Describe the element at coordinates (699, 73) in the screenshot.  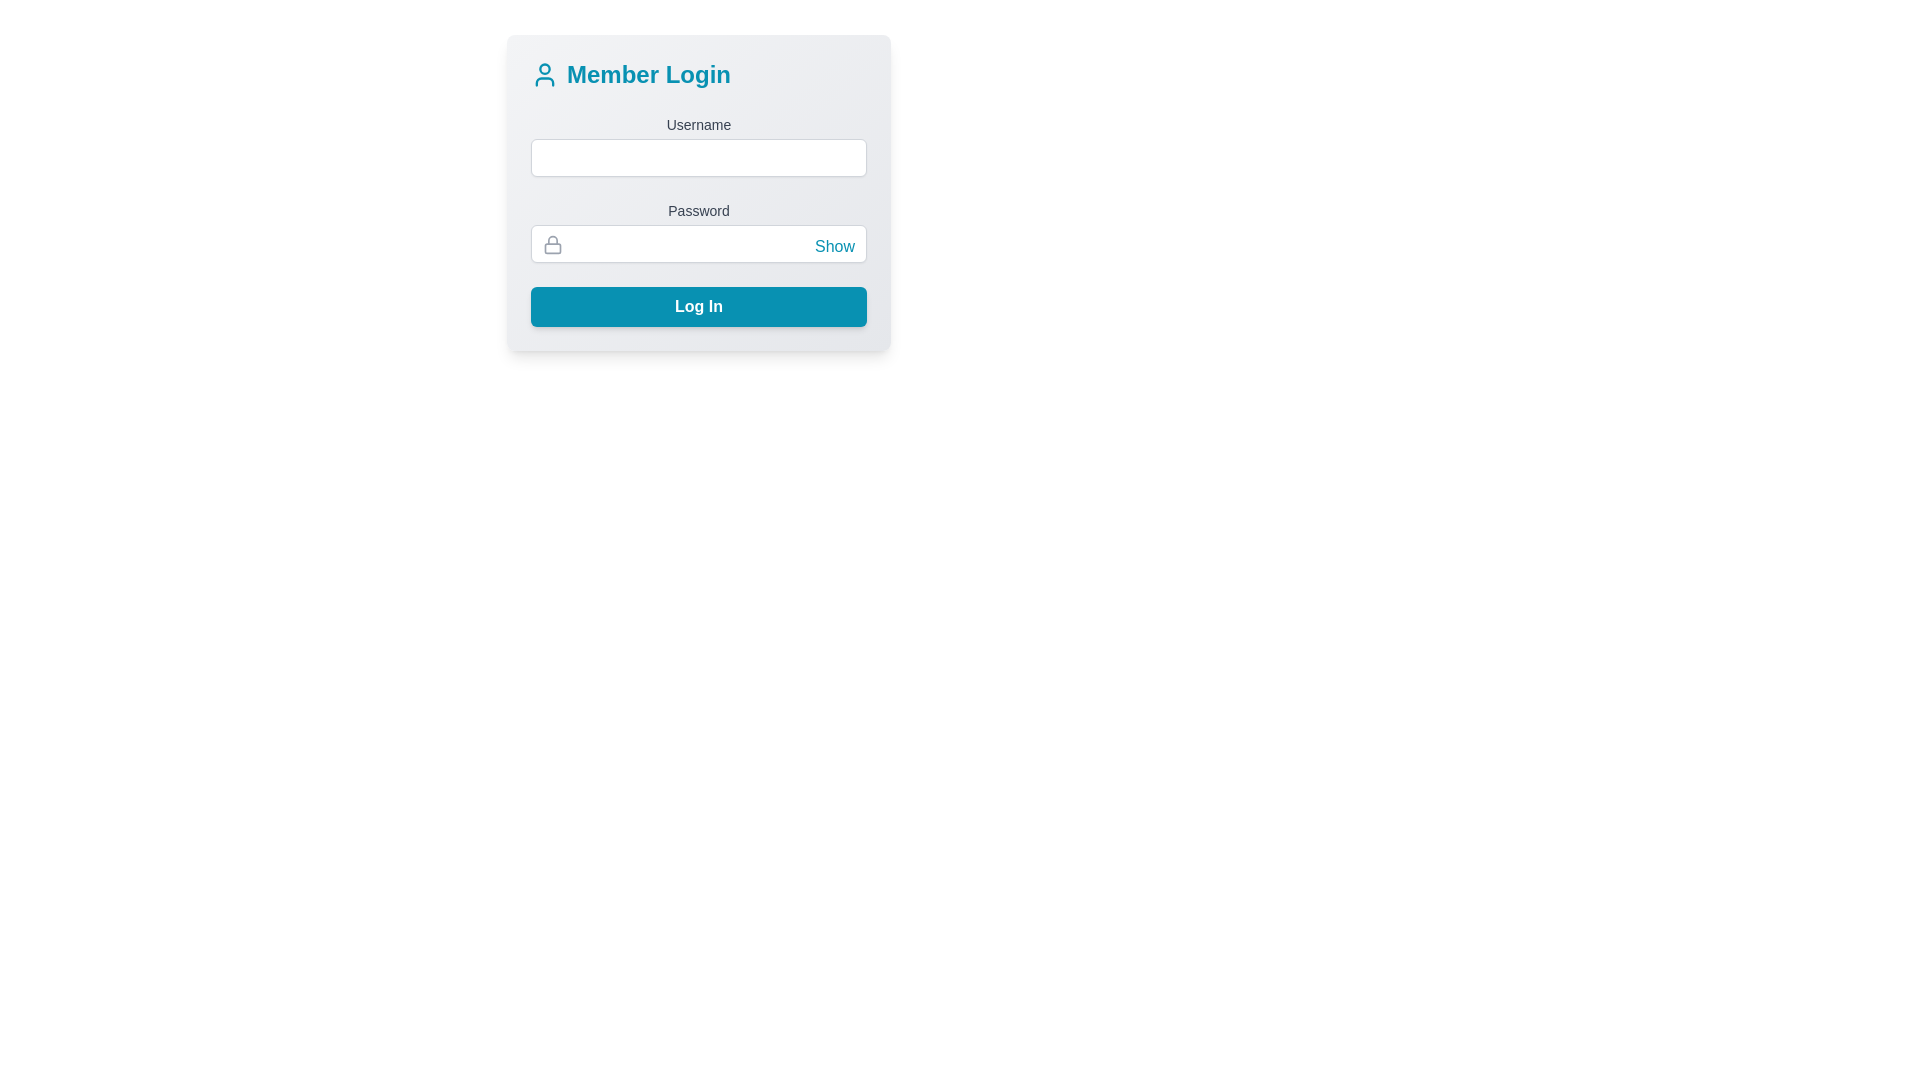
I see `the 'Member Login' heading text element located at the top of the login form, which introduces the login context` at that location.